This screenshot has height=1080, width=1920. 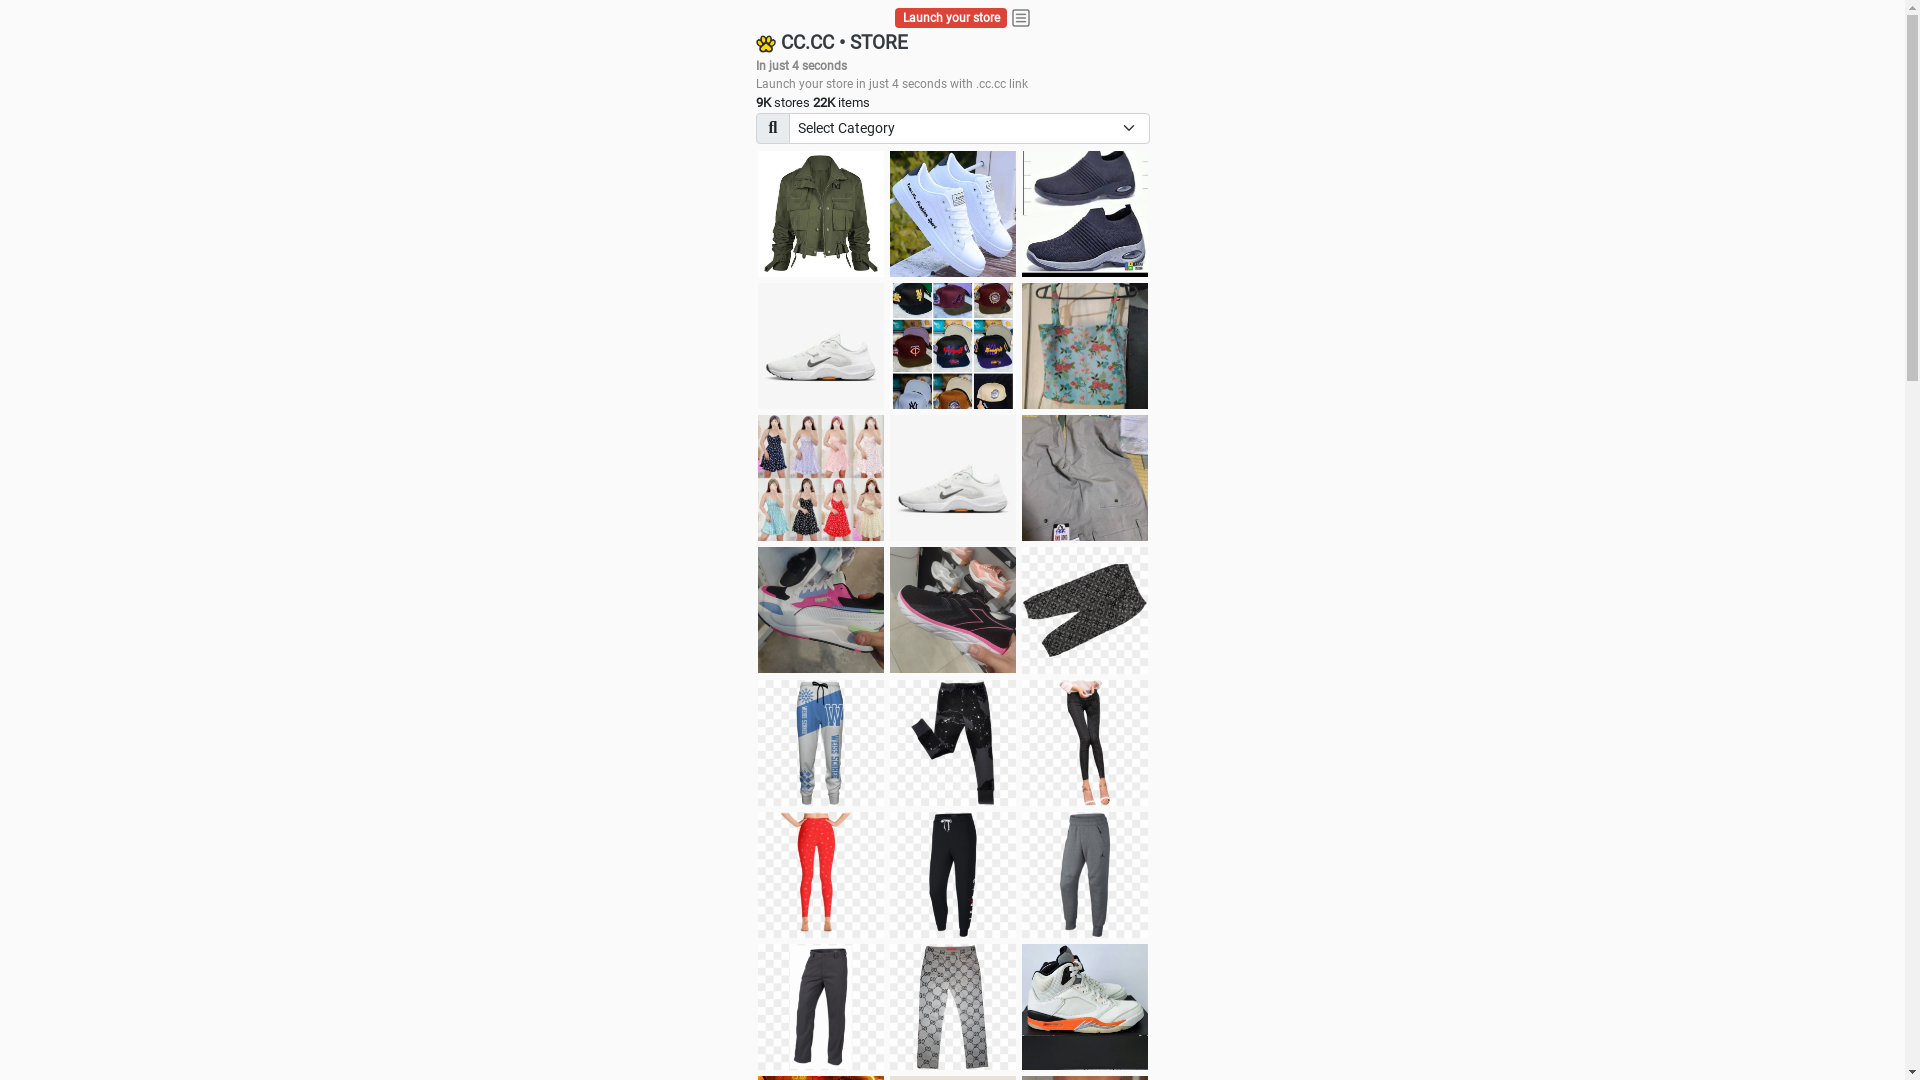 What do you see at coordinates (1022, 213) in the screenshot?
I see `'shoes for boys'` at bounding box center [1022, 213].